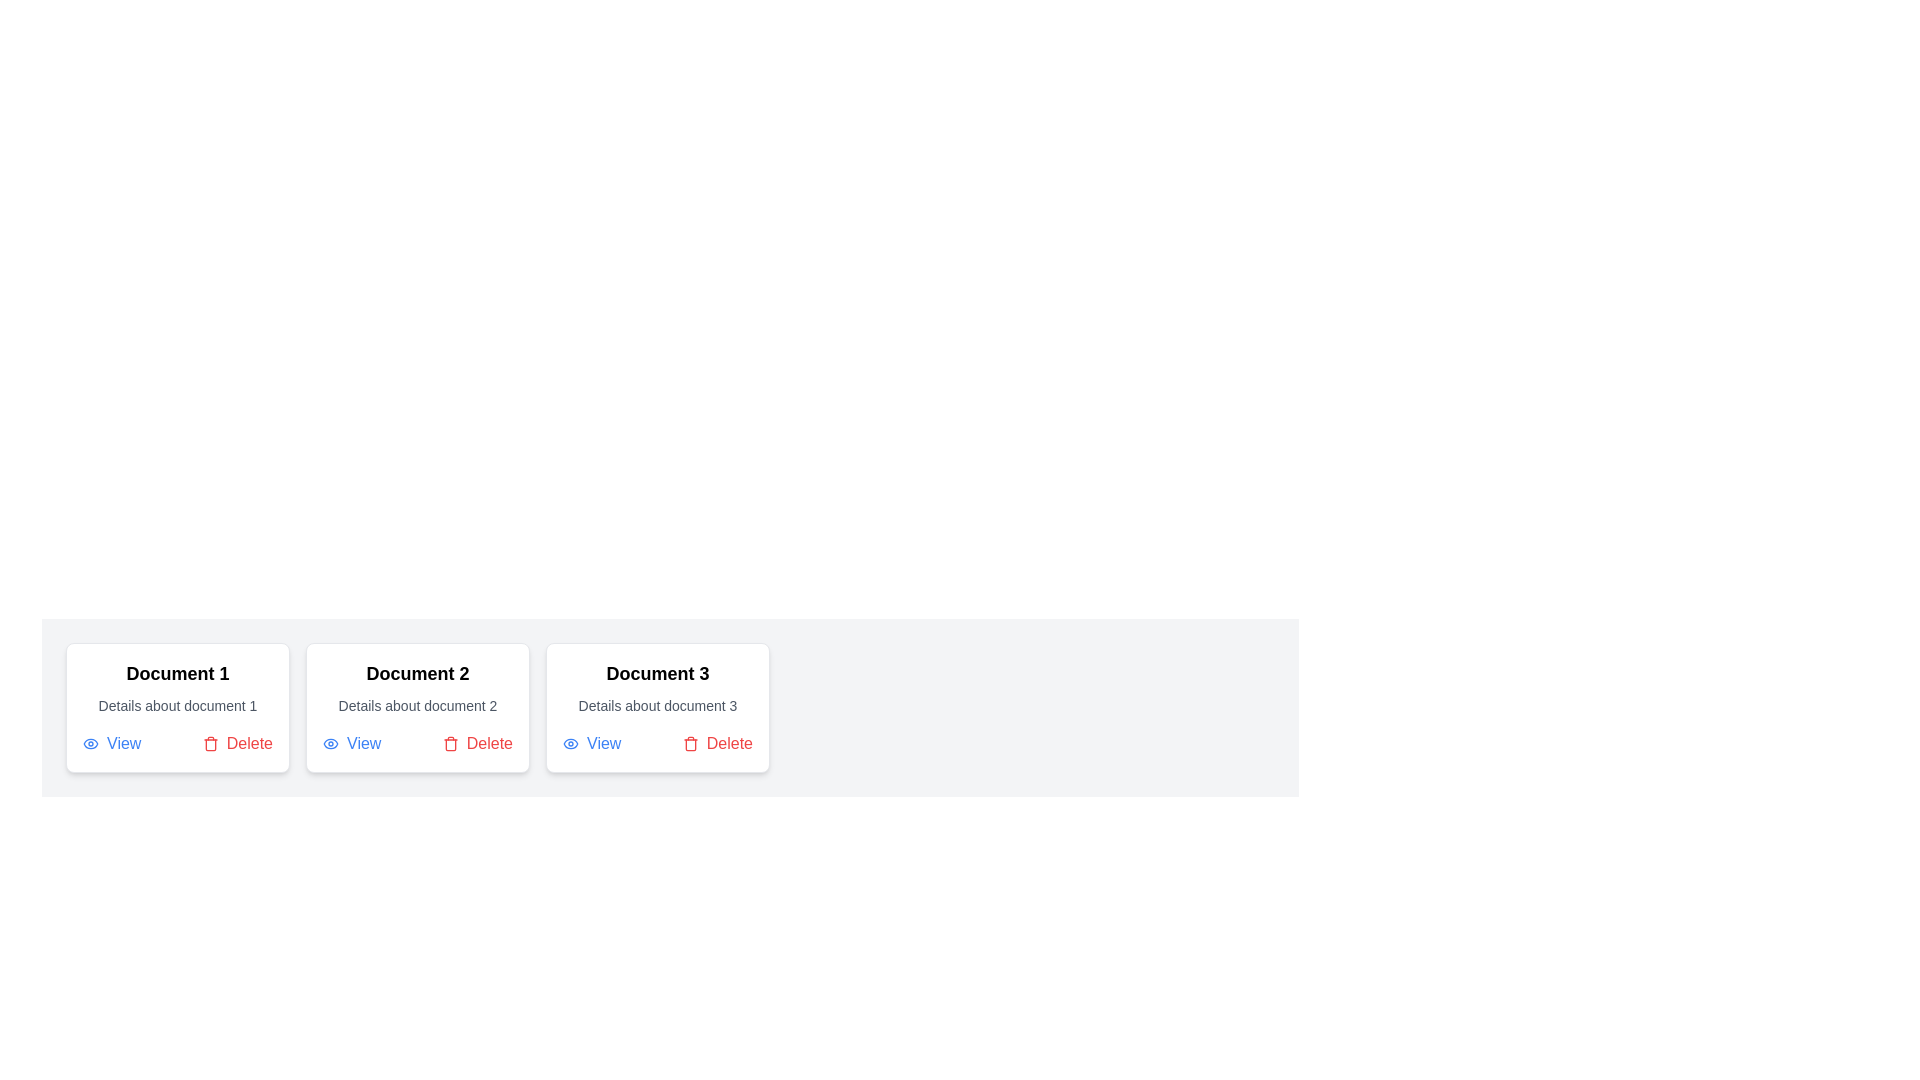 This screenshot has height=1080, width=1920. I want to click on the descriptive text element reading 'Details about document 1' which is styled in a smaller gray font and located below the title 'Document 1' in the first card, so click(177, 704).